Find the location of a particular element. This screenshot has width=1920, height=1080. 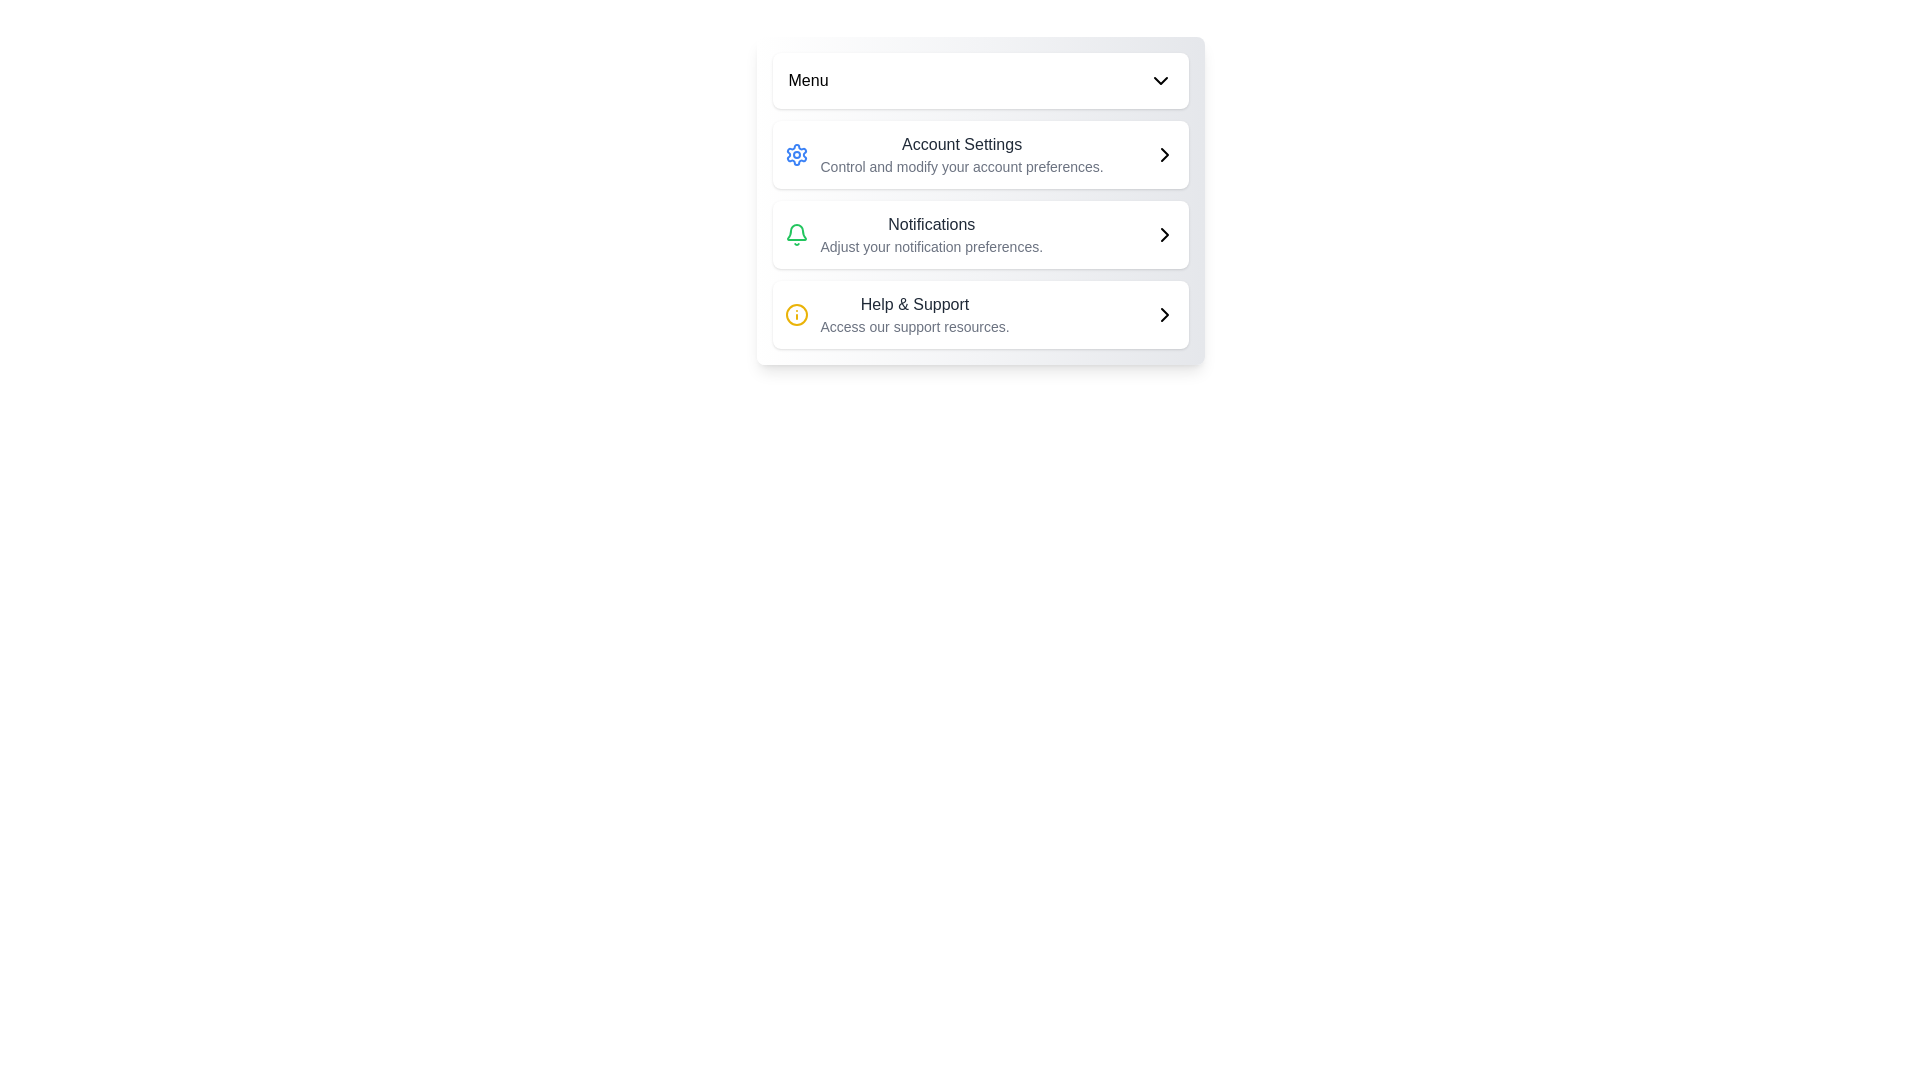

details provided by the 'Notifications' text element, which is the second item in a vertical list and includes the message about adjusting notification preferences is located at coordinates (930, 234).